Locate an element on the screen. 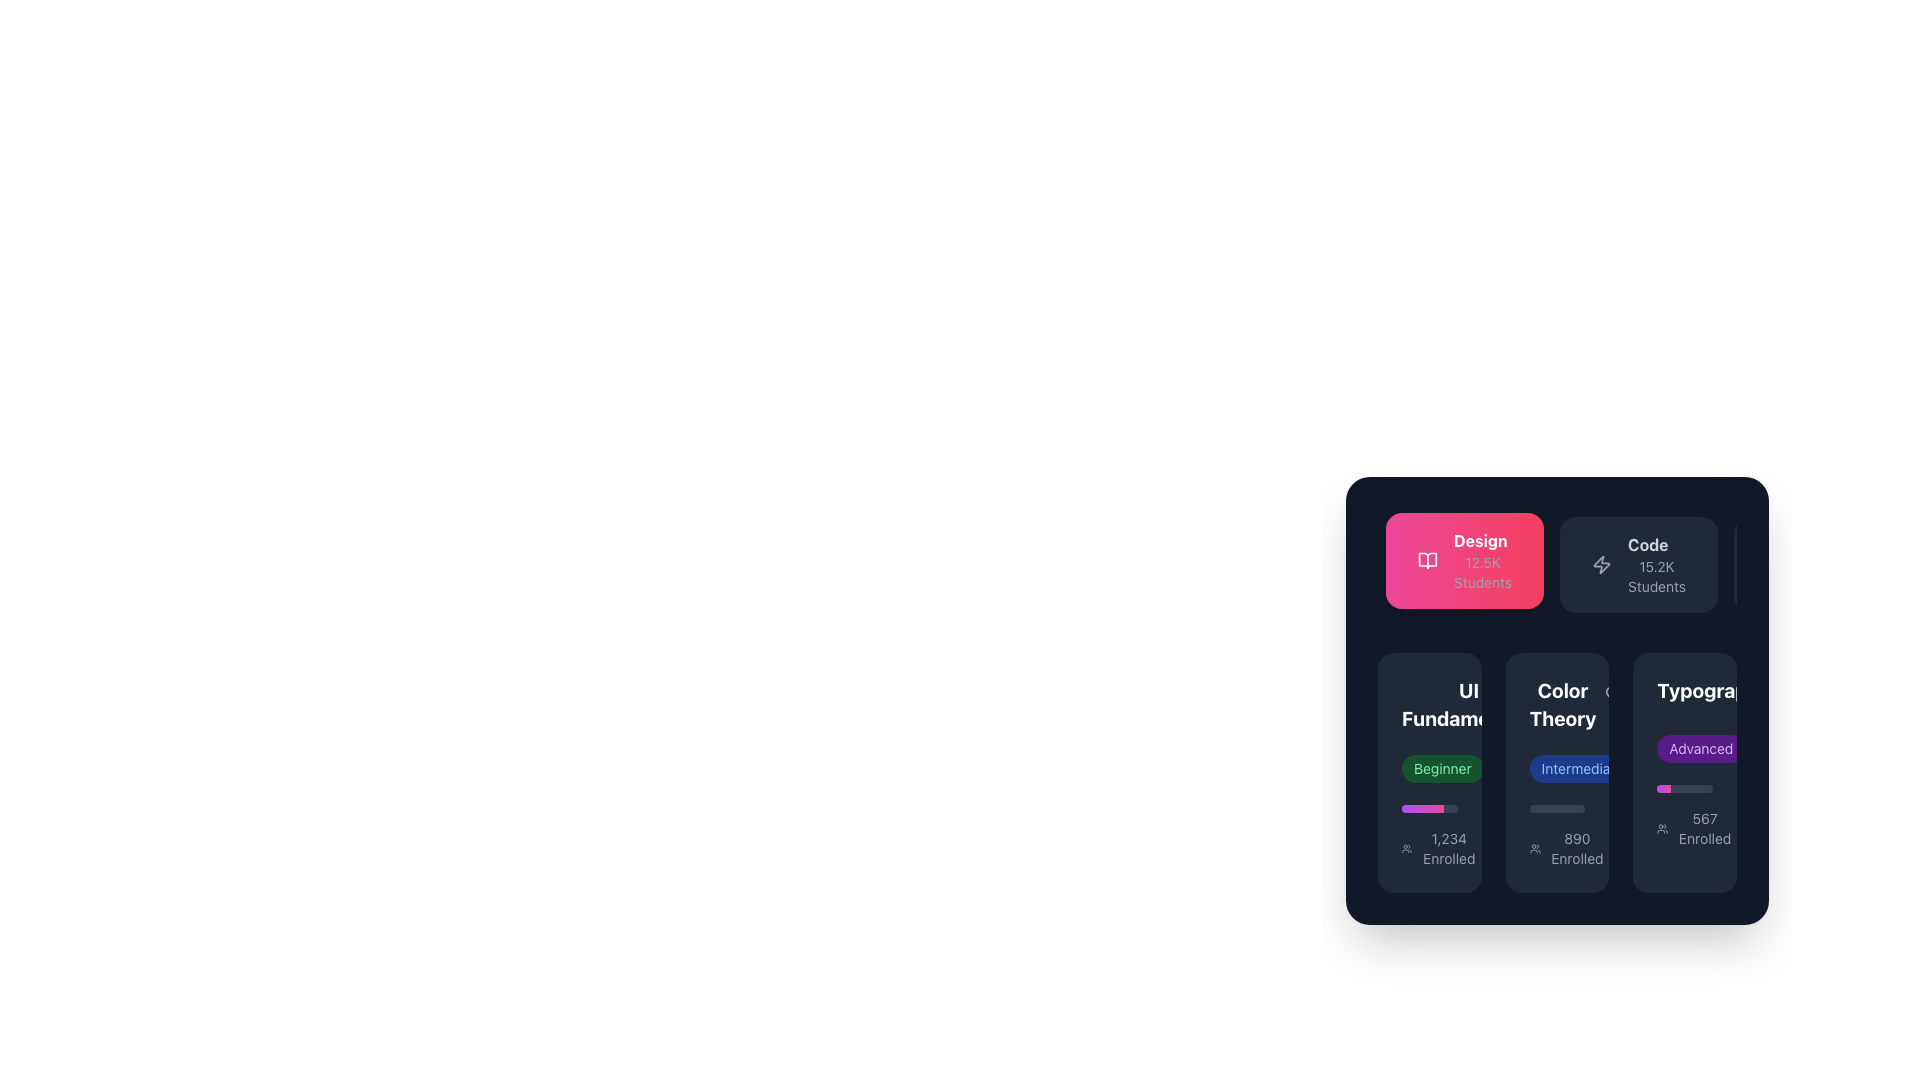  the informational label displaying '1h 45m', which indicates the duration of 1 hour and 45 minutes, aligned to the right of the clock icon in the 'Typography' section of the card is located at coordinates (1682, 767).